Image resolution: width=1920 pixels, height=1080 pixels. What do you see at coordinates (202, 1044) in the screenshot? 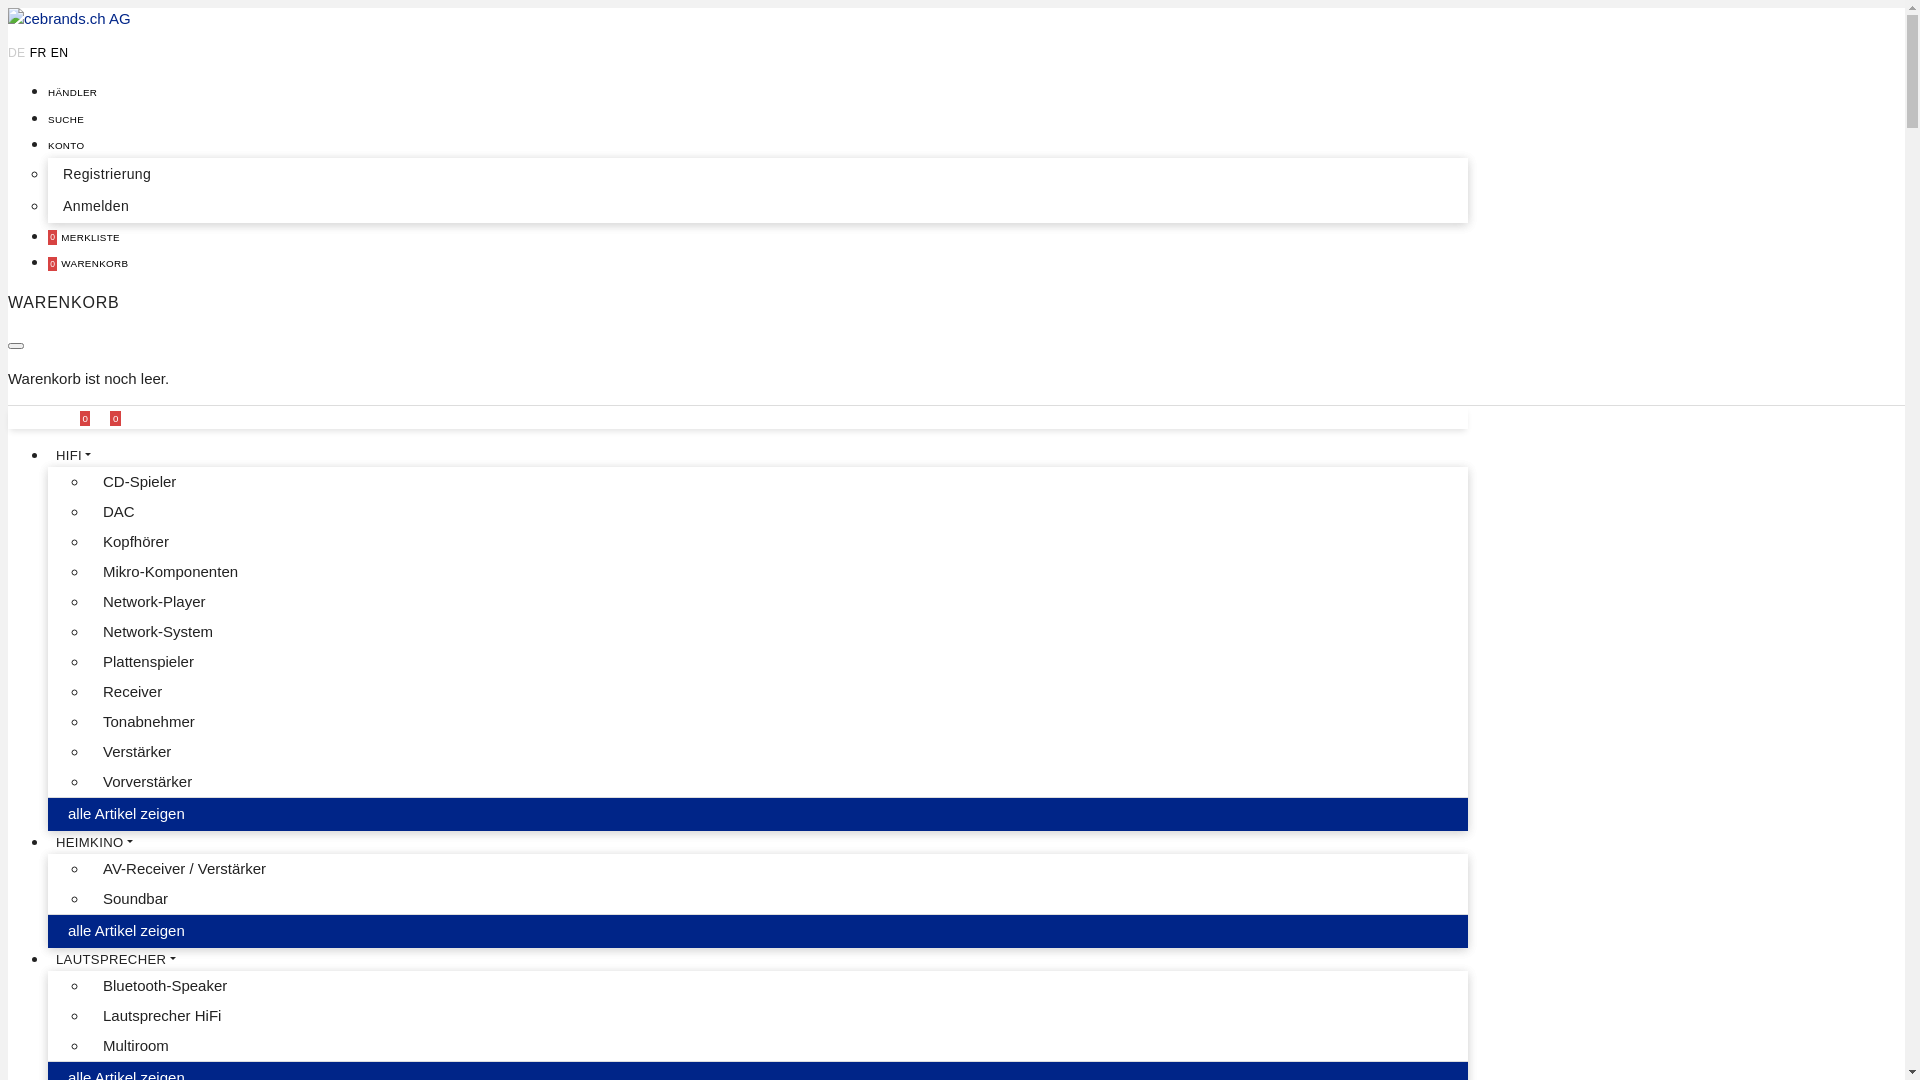
I see `'Multiroom'` at bounding box center [202, 1044].